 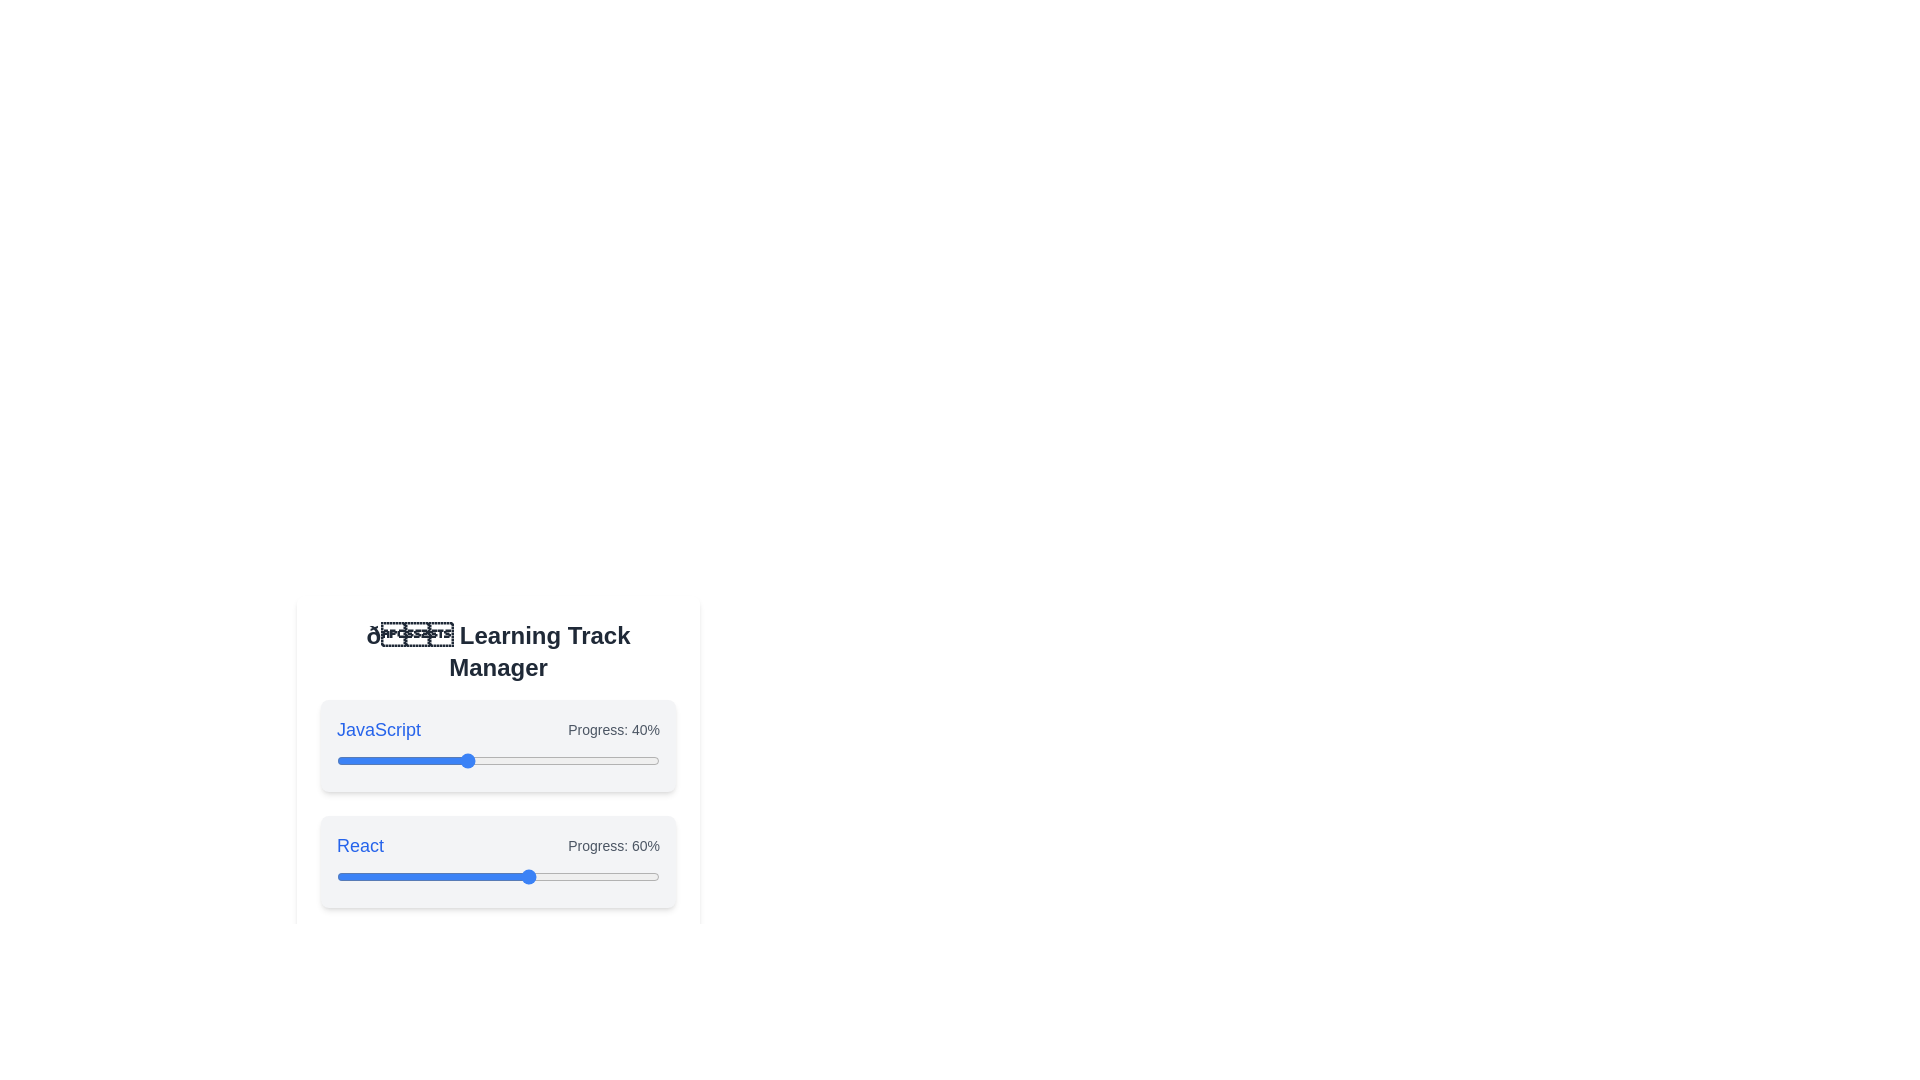 I want to click on the progress for 'JavaScript' track, so click(x=617, y=760).